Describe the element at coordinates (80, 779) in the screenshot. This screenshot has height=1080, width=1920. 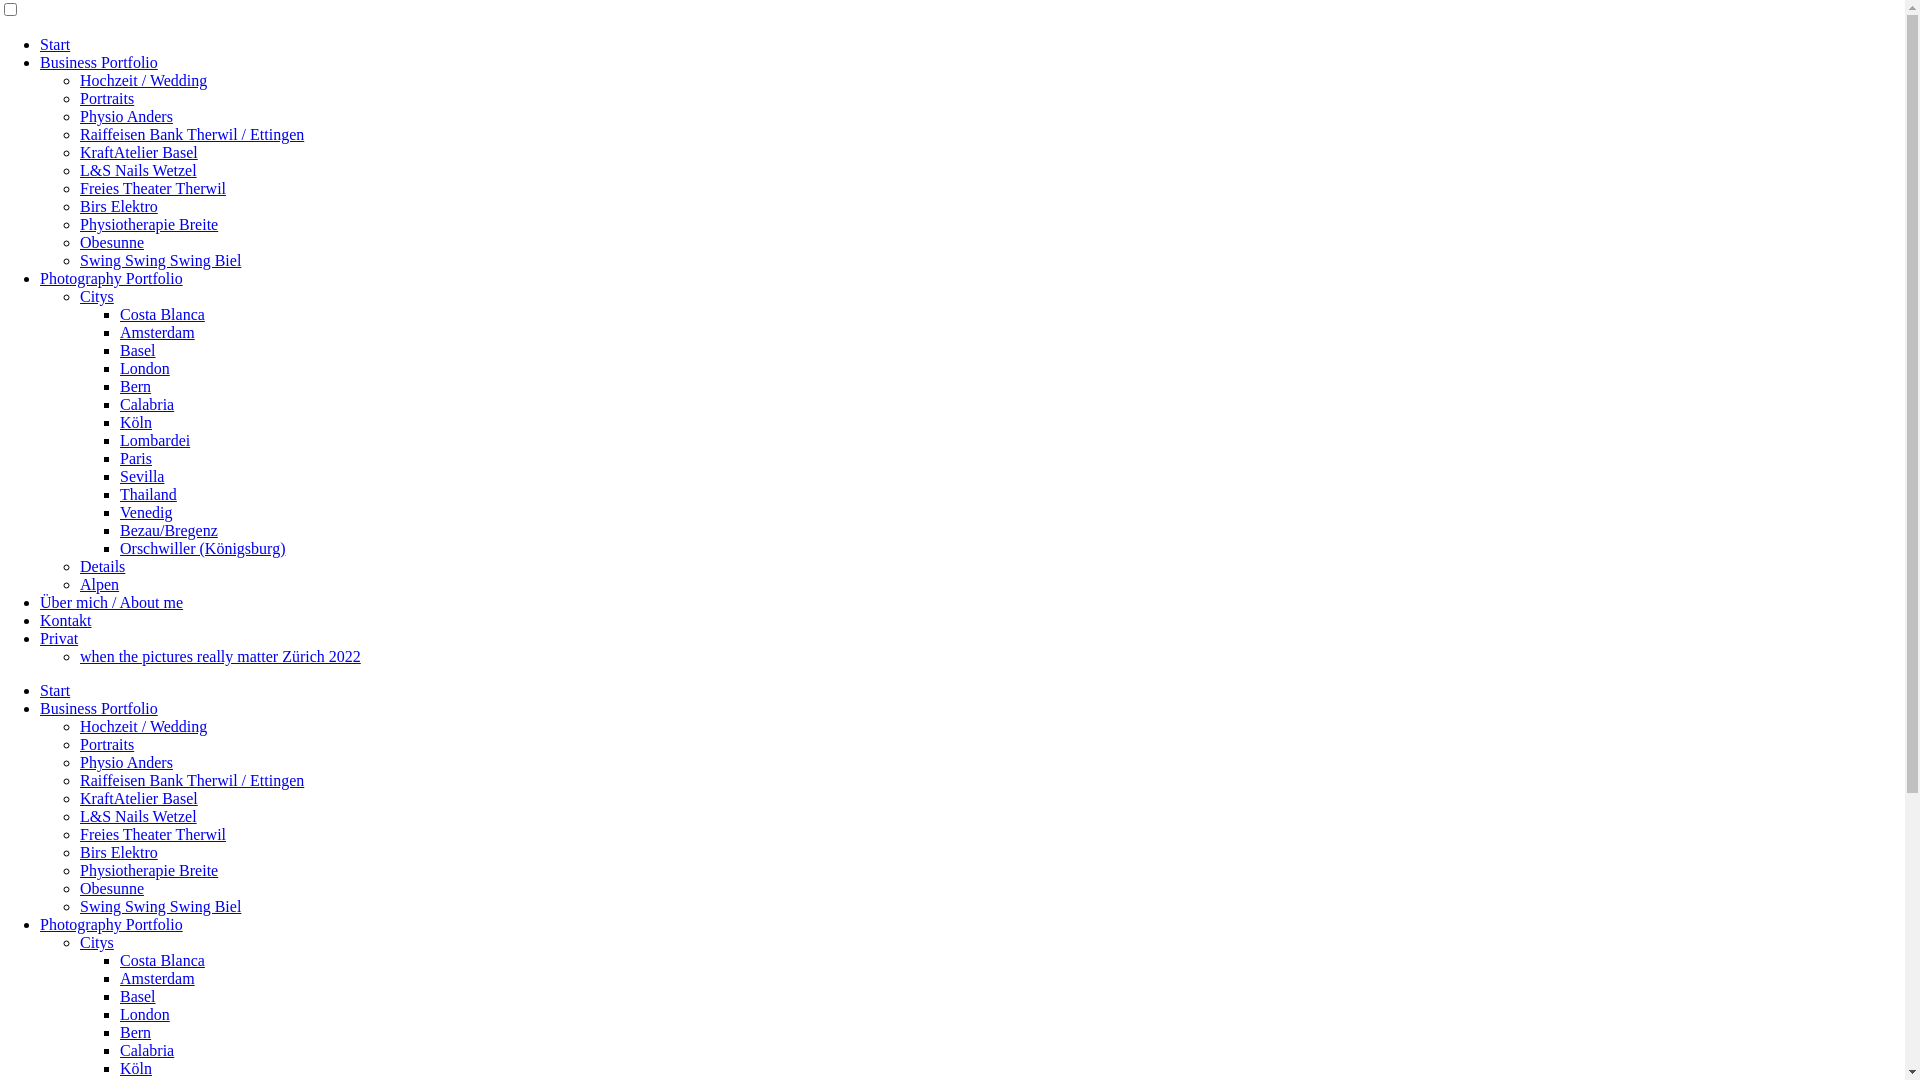
I see `'Raiffeisen Bank Therwil / Ettingen'` at that location.